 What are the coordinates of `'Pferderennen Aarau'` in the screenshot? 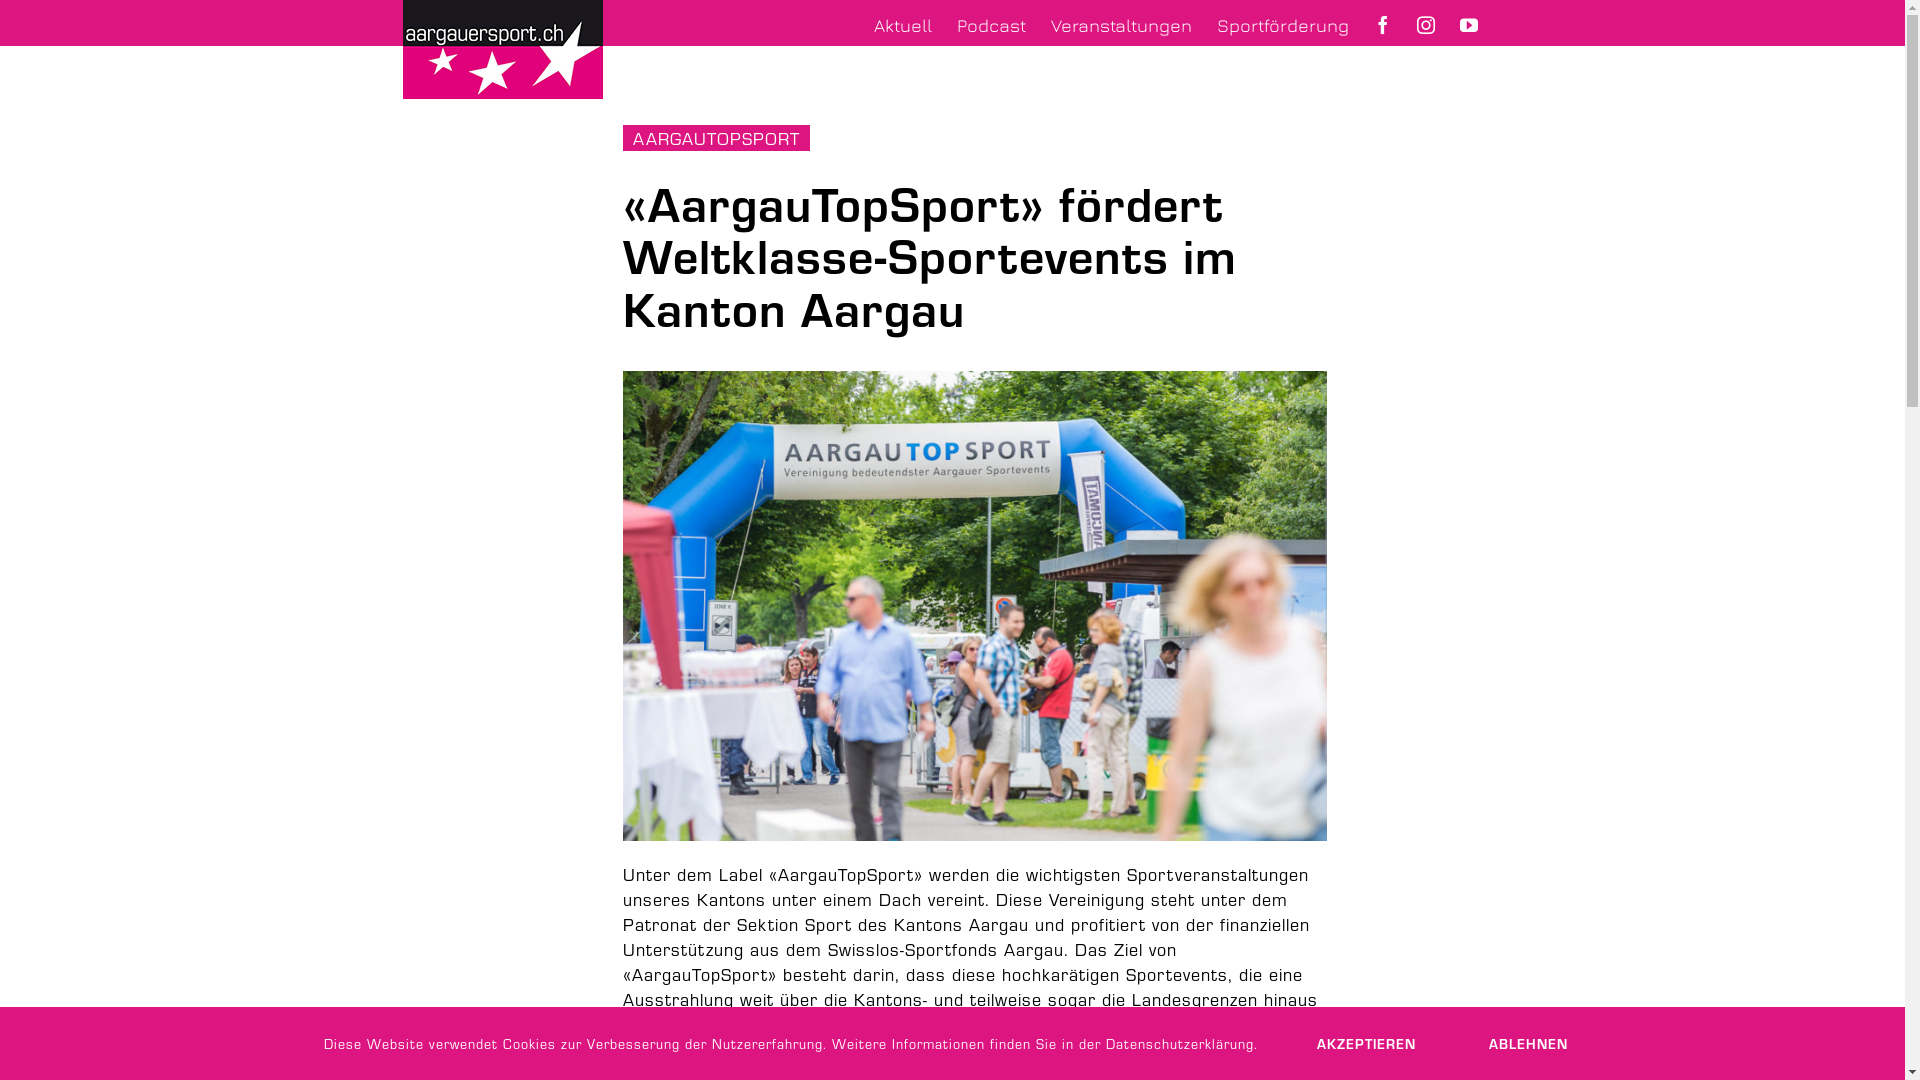 It's located at (621, 604).